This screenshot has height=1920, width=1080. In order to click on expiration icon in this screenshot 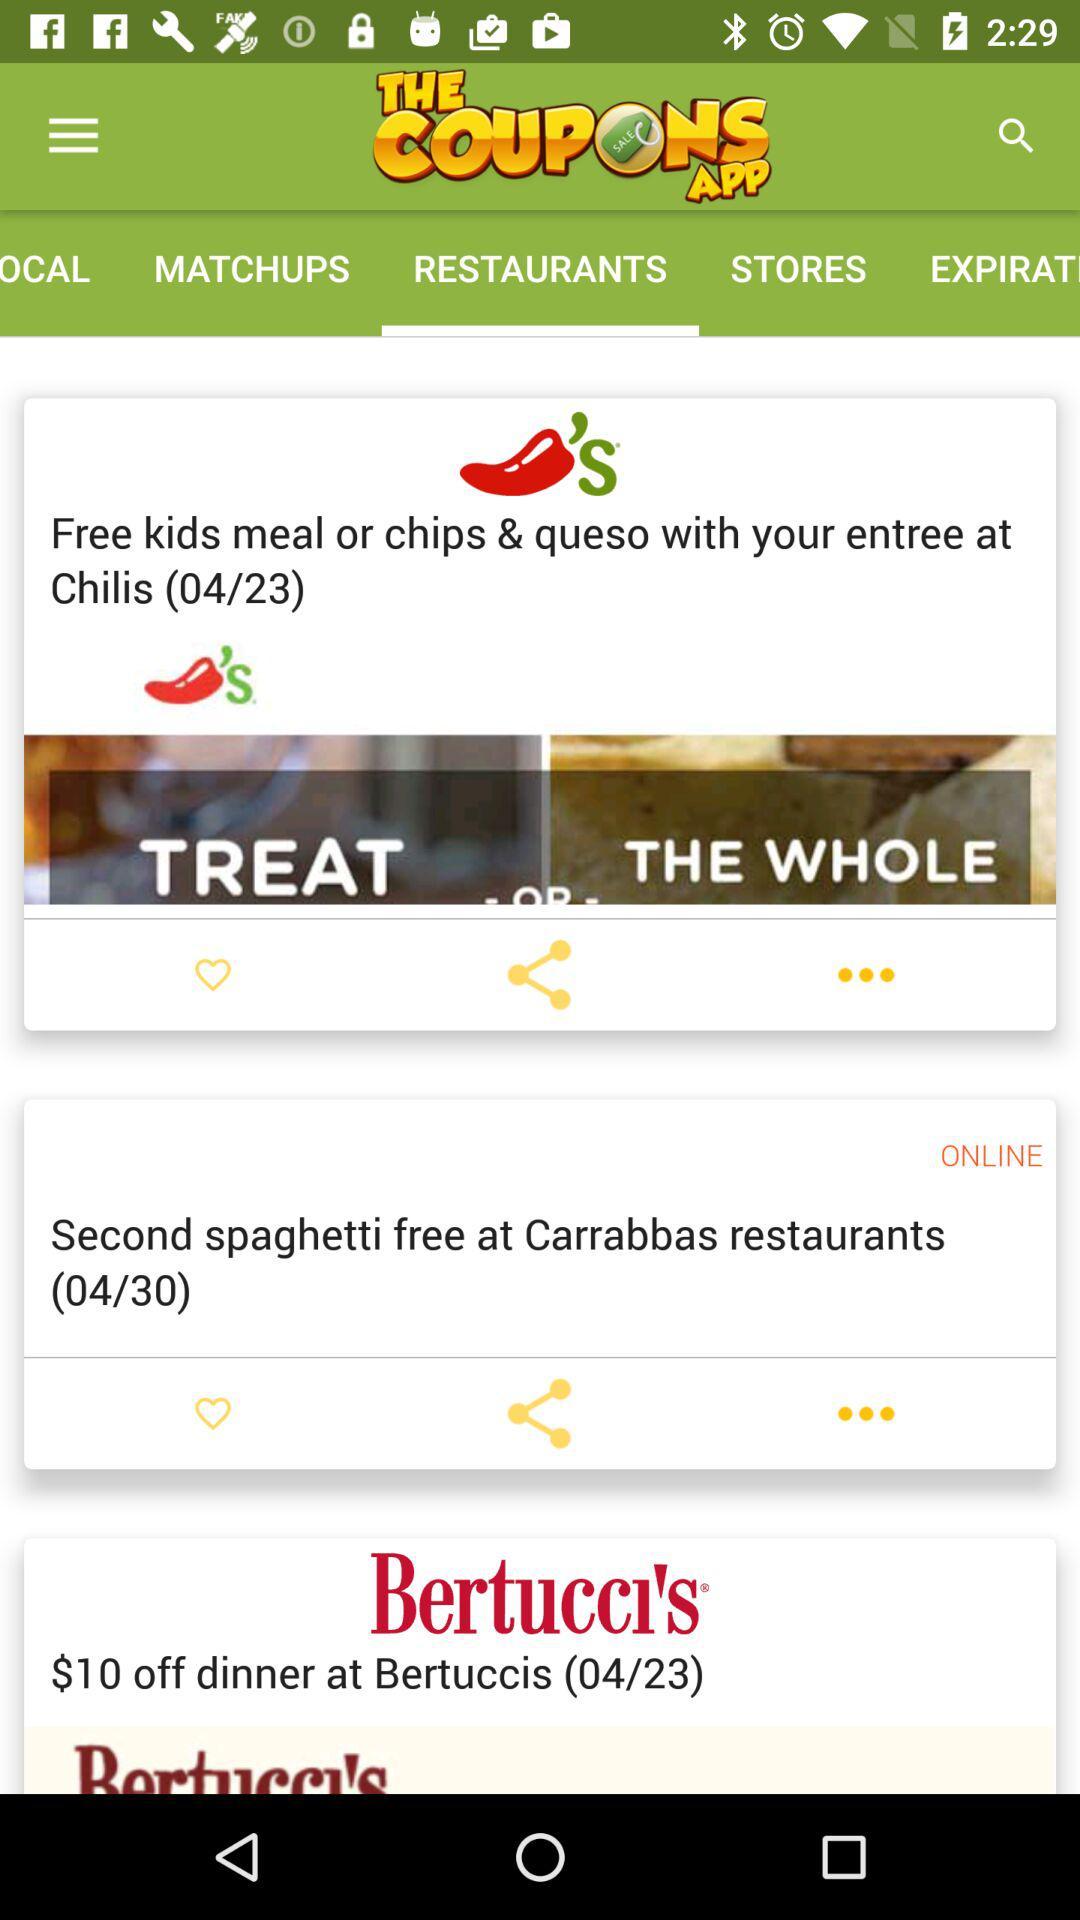, I will do `click(988, 266)`.